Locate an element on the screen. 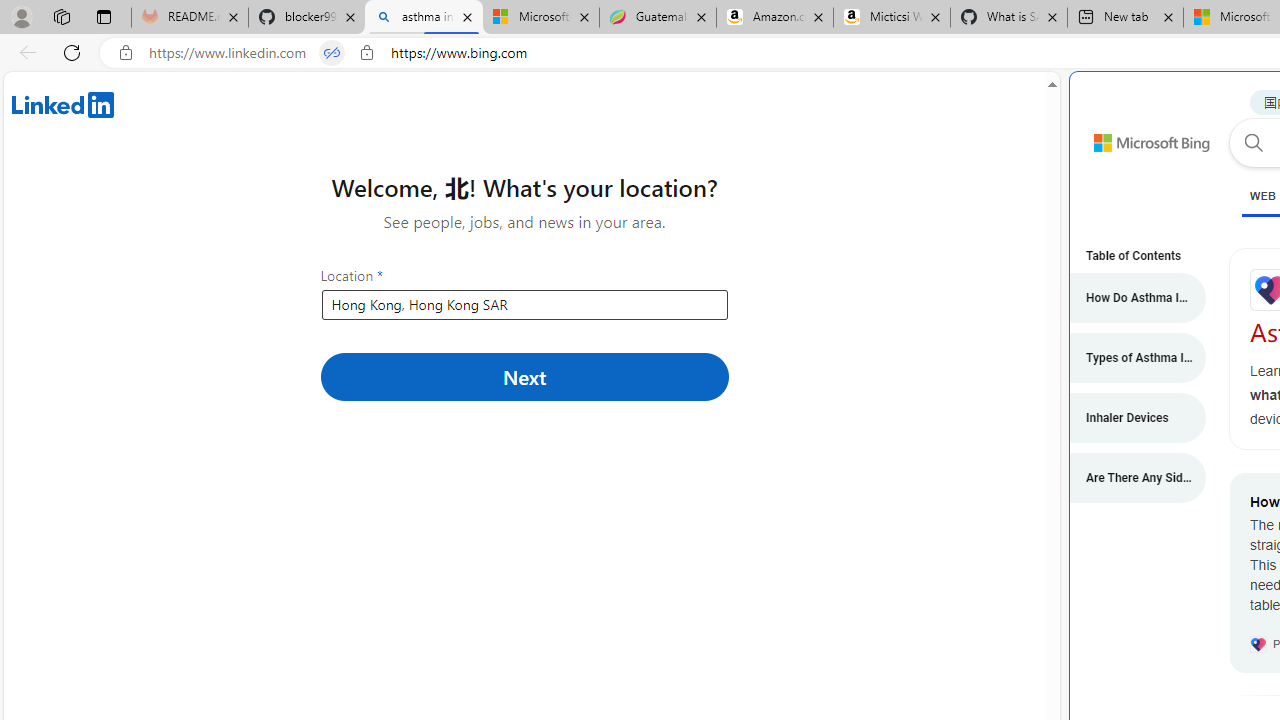 Image resolution: width=1280 pixels, height=720 pixels. 'Search button' is located at coordinates (1252, 141).